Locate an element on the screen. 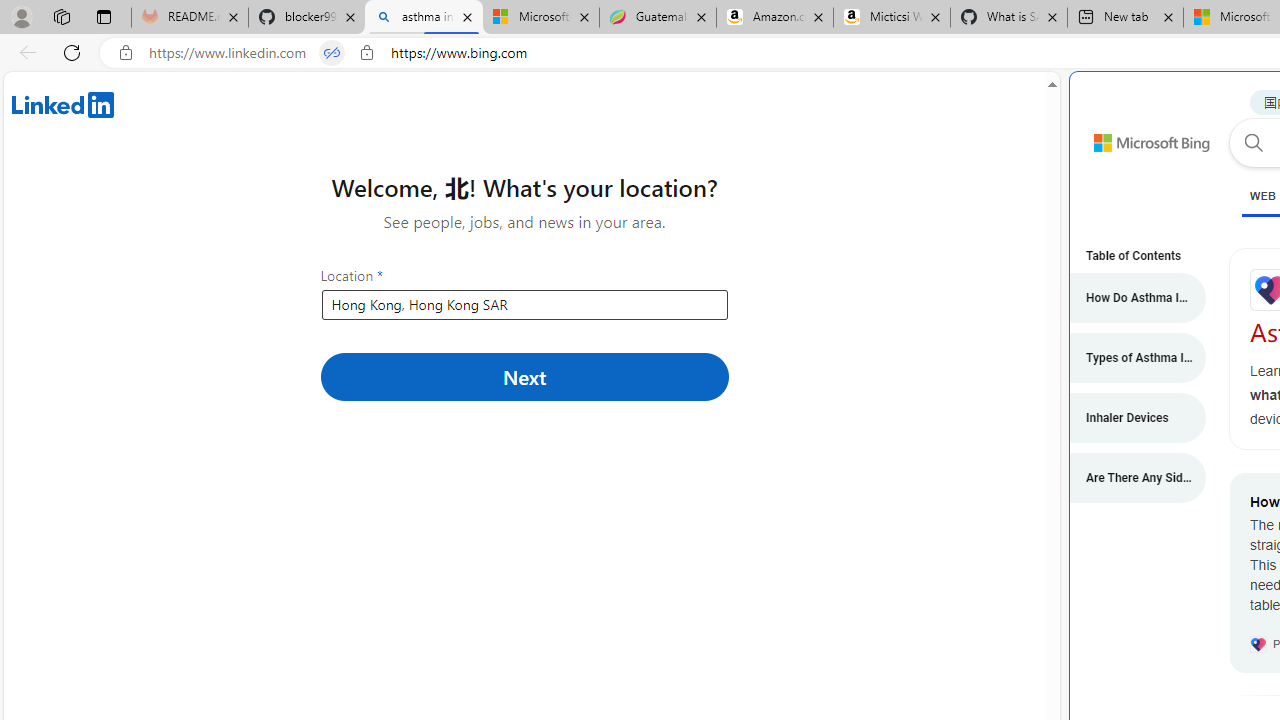 Image resolution: width=1280 pixels, height=720 pixels. 'Search button' is located at coordinates (1252, 141).